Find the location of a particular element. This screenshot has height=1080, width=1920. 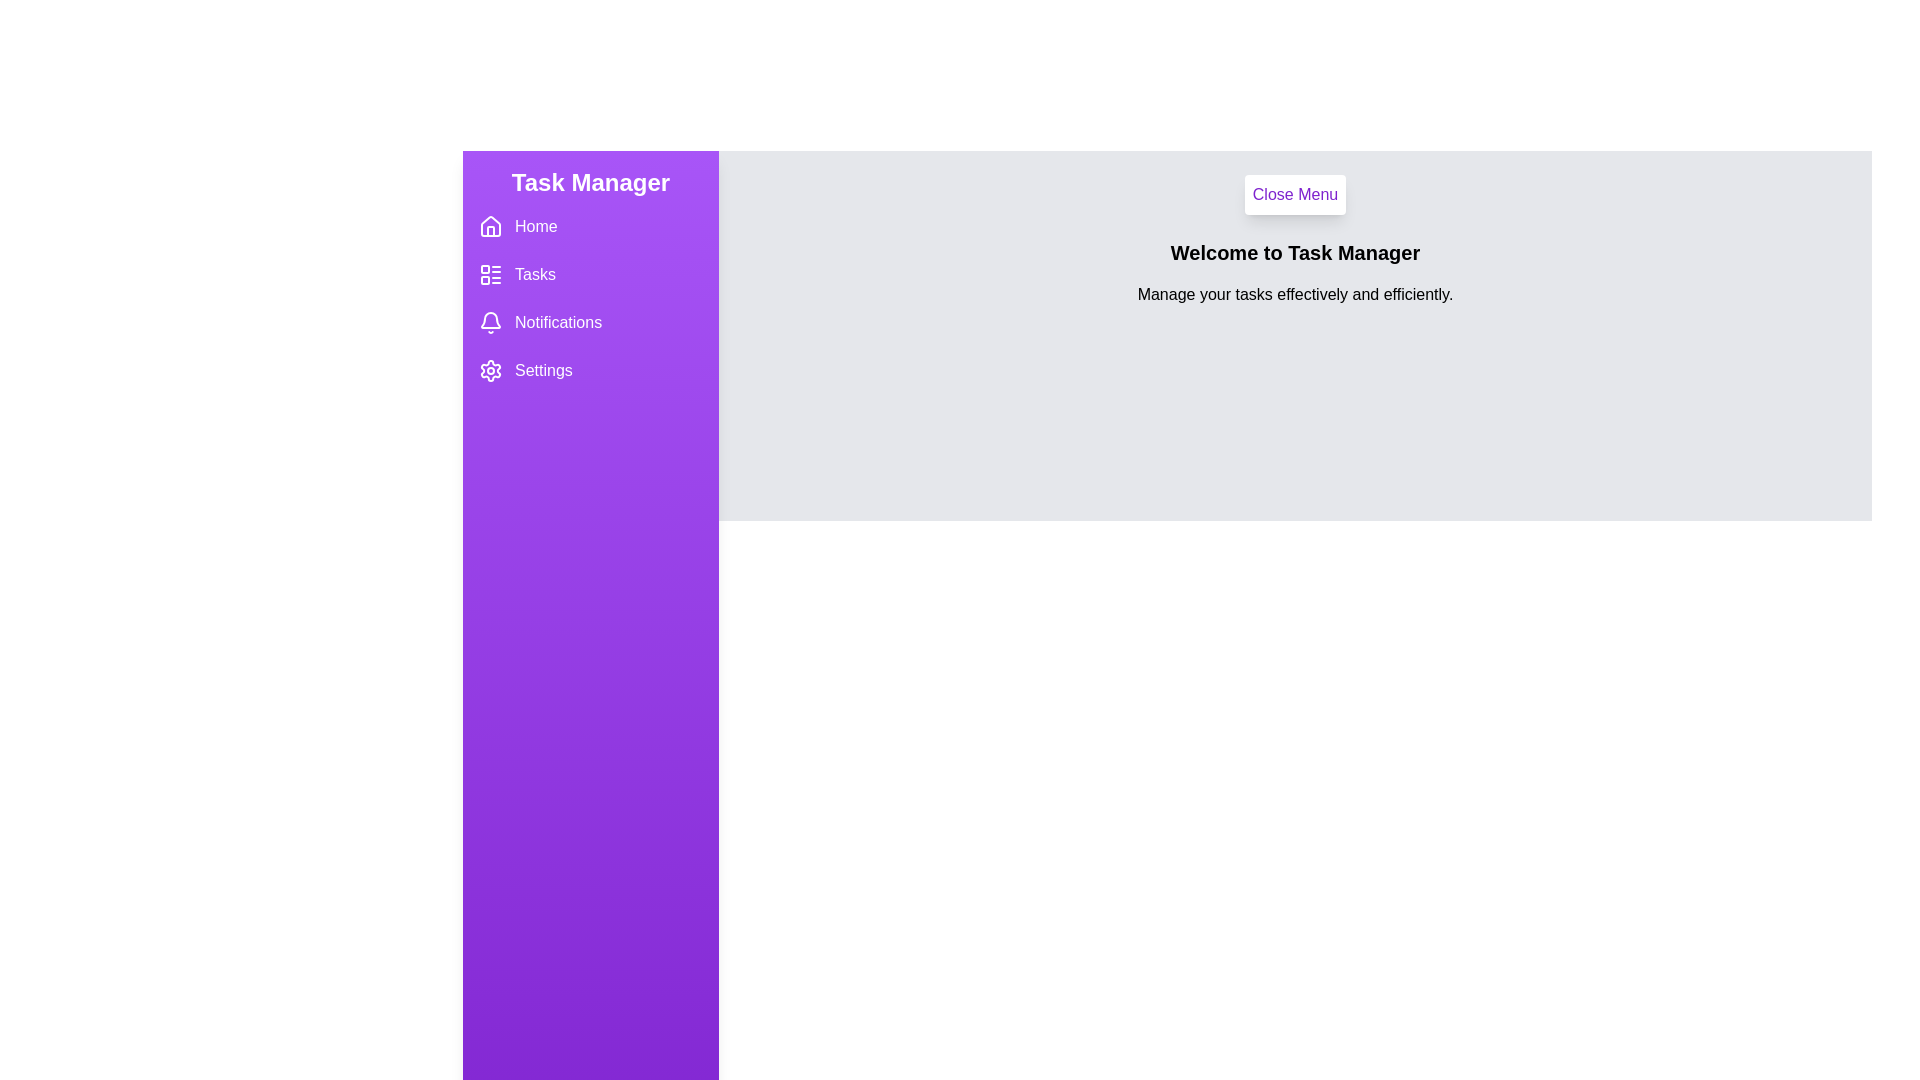

the navigation option Settings to navigate to the respective section is located at coordinates (589, 370).